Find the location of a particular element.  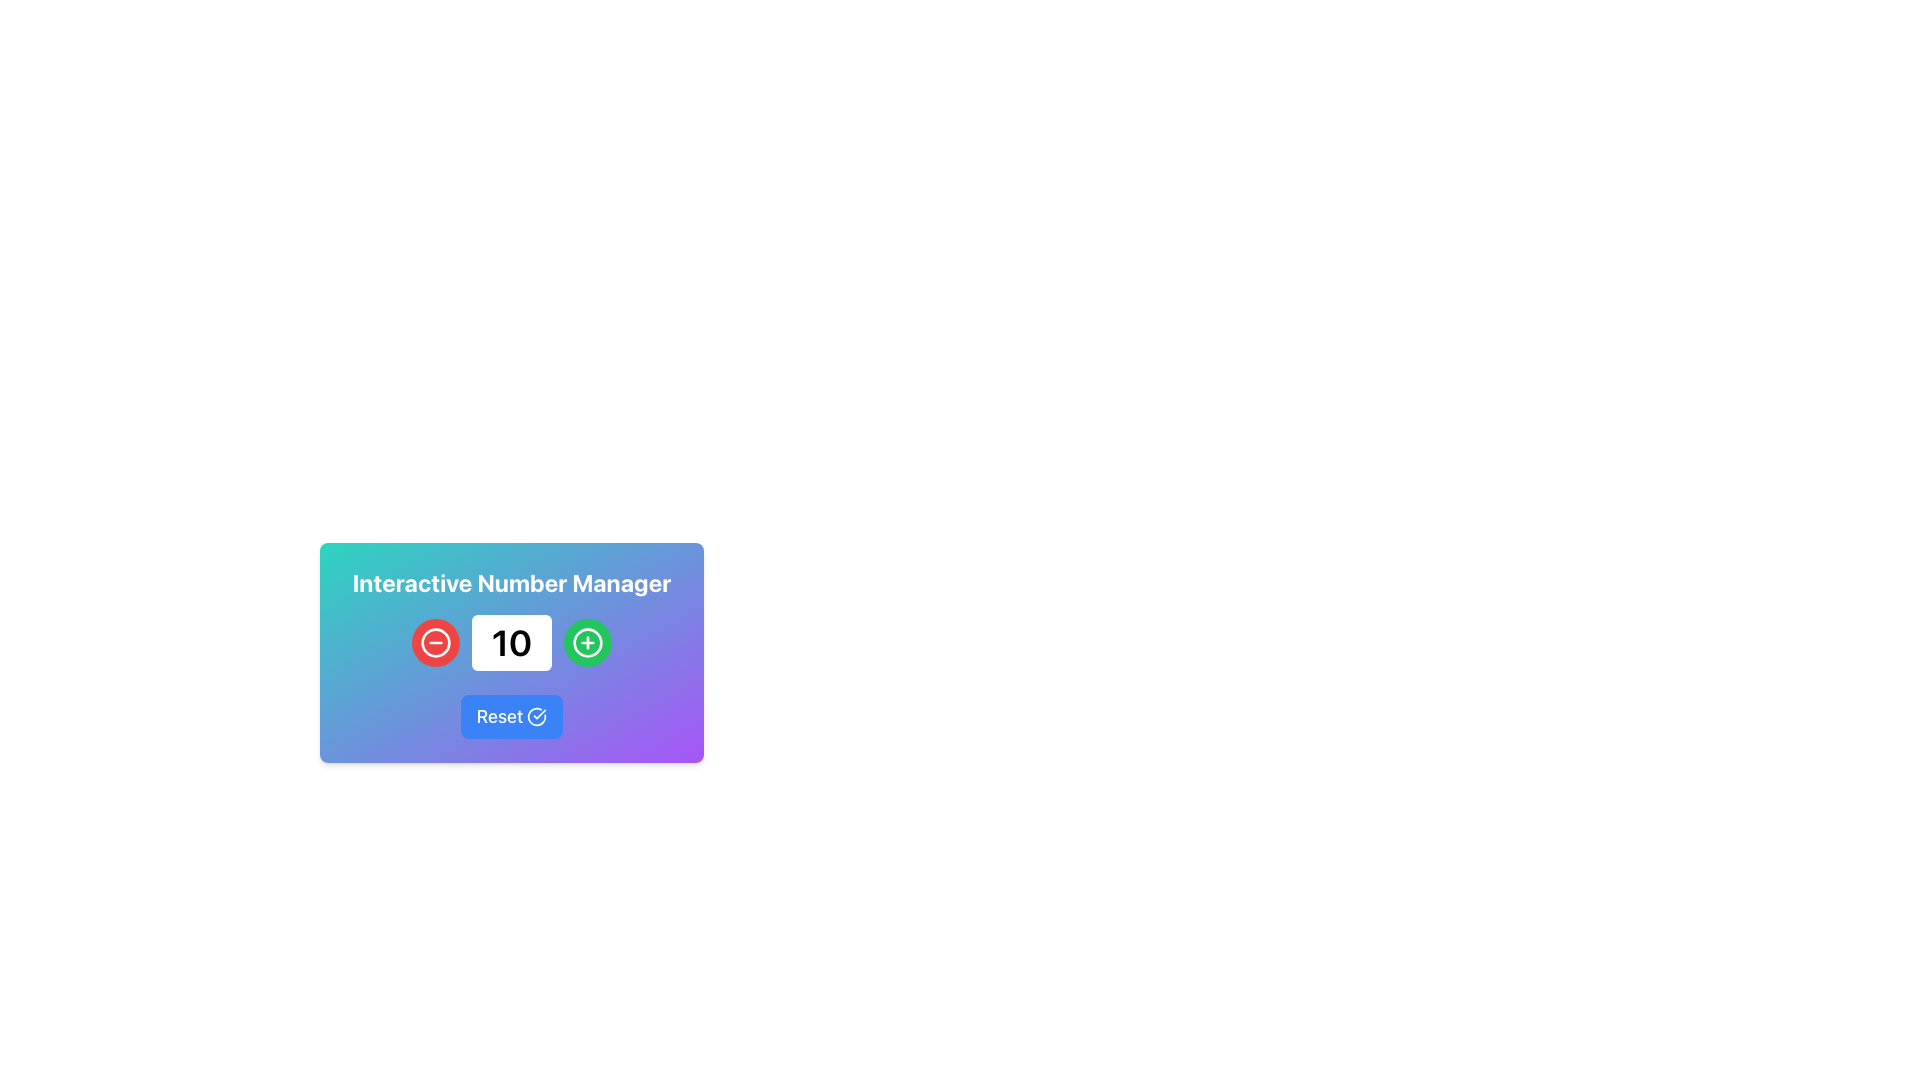

current count value displayed in the Text Display element located at the center of the 'Interactive Number Manager' layout is located at coordinates (512, 643).